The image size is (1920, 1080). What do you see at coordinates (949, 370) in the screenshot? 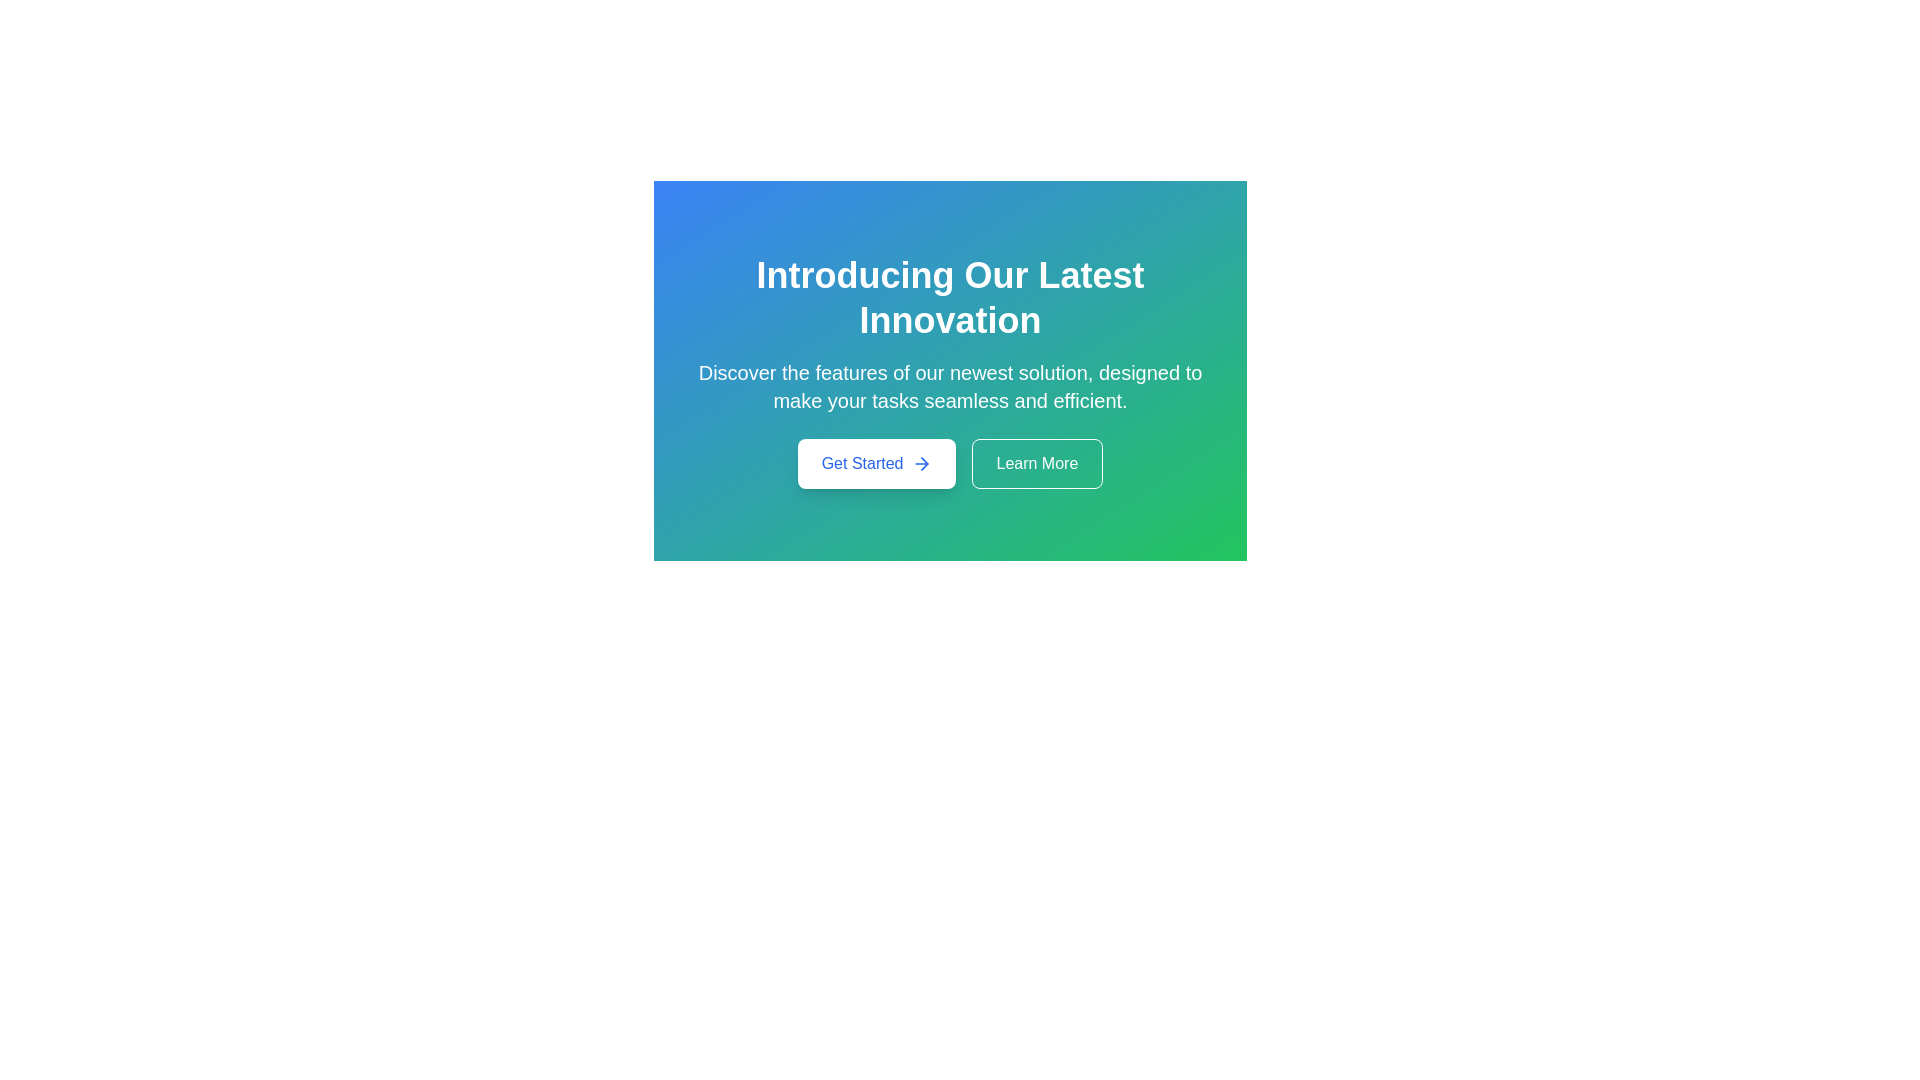
I see `the Promotional Banner Section, which features a gradient background from blue to green and contains a bold headline, a descriptive paragraph, and two action buttons ('Get Started' and 'Learn More')` at bounding box center [949, 370].